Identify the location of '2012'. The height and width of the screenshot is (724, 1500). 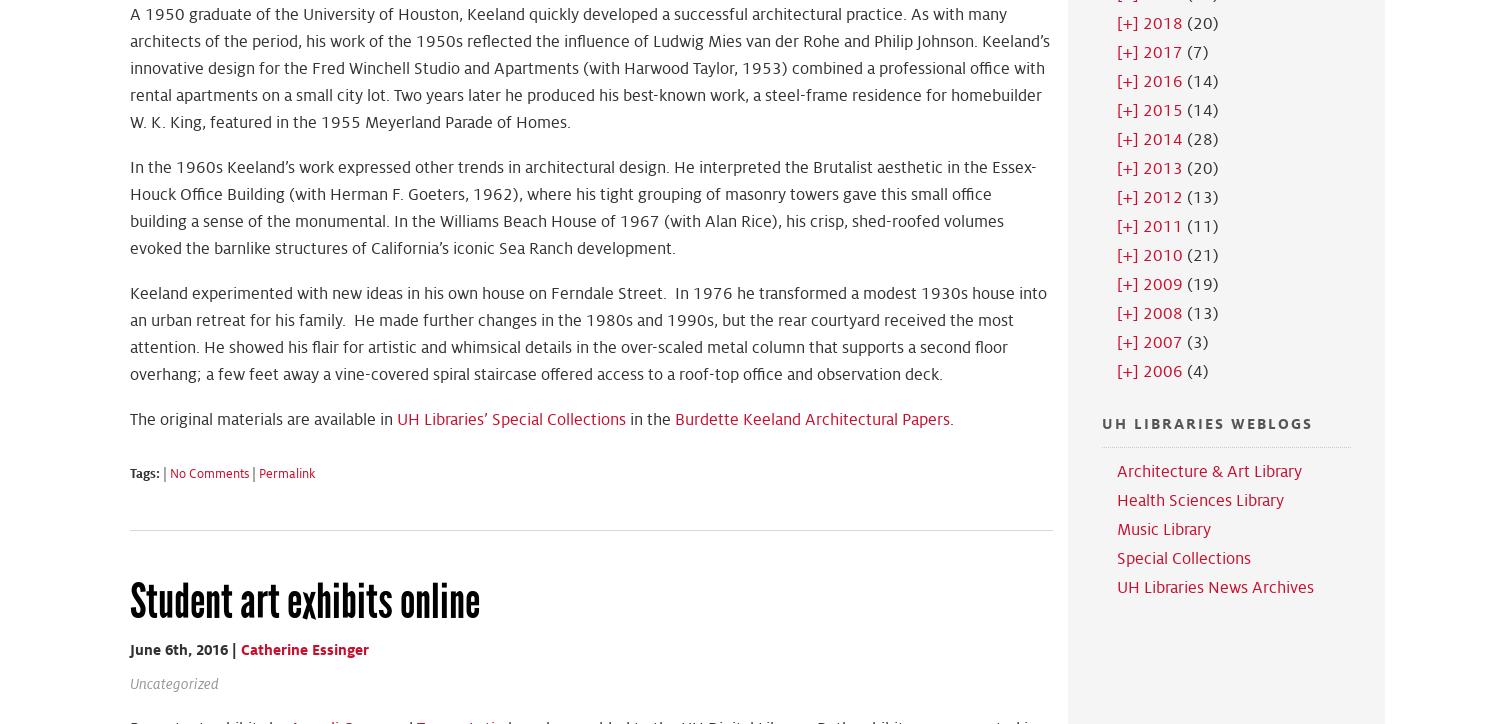
(1162, 198).